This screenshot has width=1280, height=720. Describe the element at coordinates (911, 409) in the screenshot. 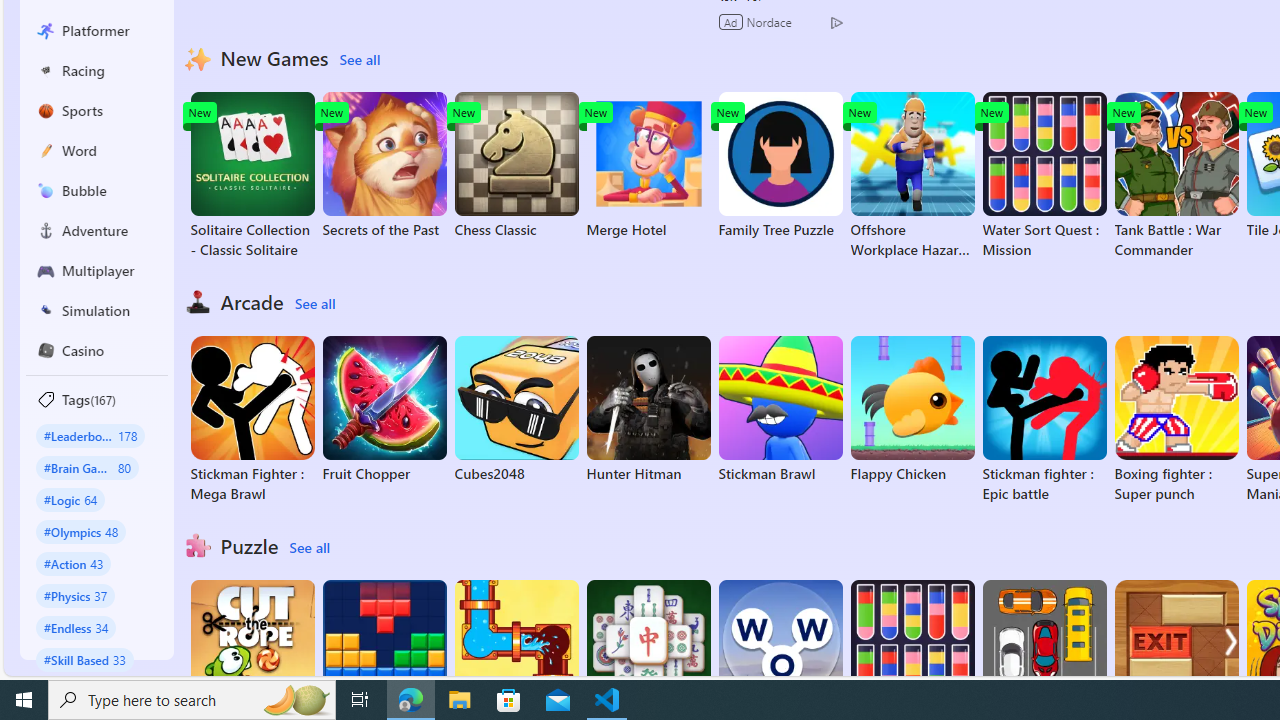

I see `'Flappy Chicken'` at that location.